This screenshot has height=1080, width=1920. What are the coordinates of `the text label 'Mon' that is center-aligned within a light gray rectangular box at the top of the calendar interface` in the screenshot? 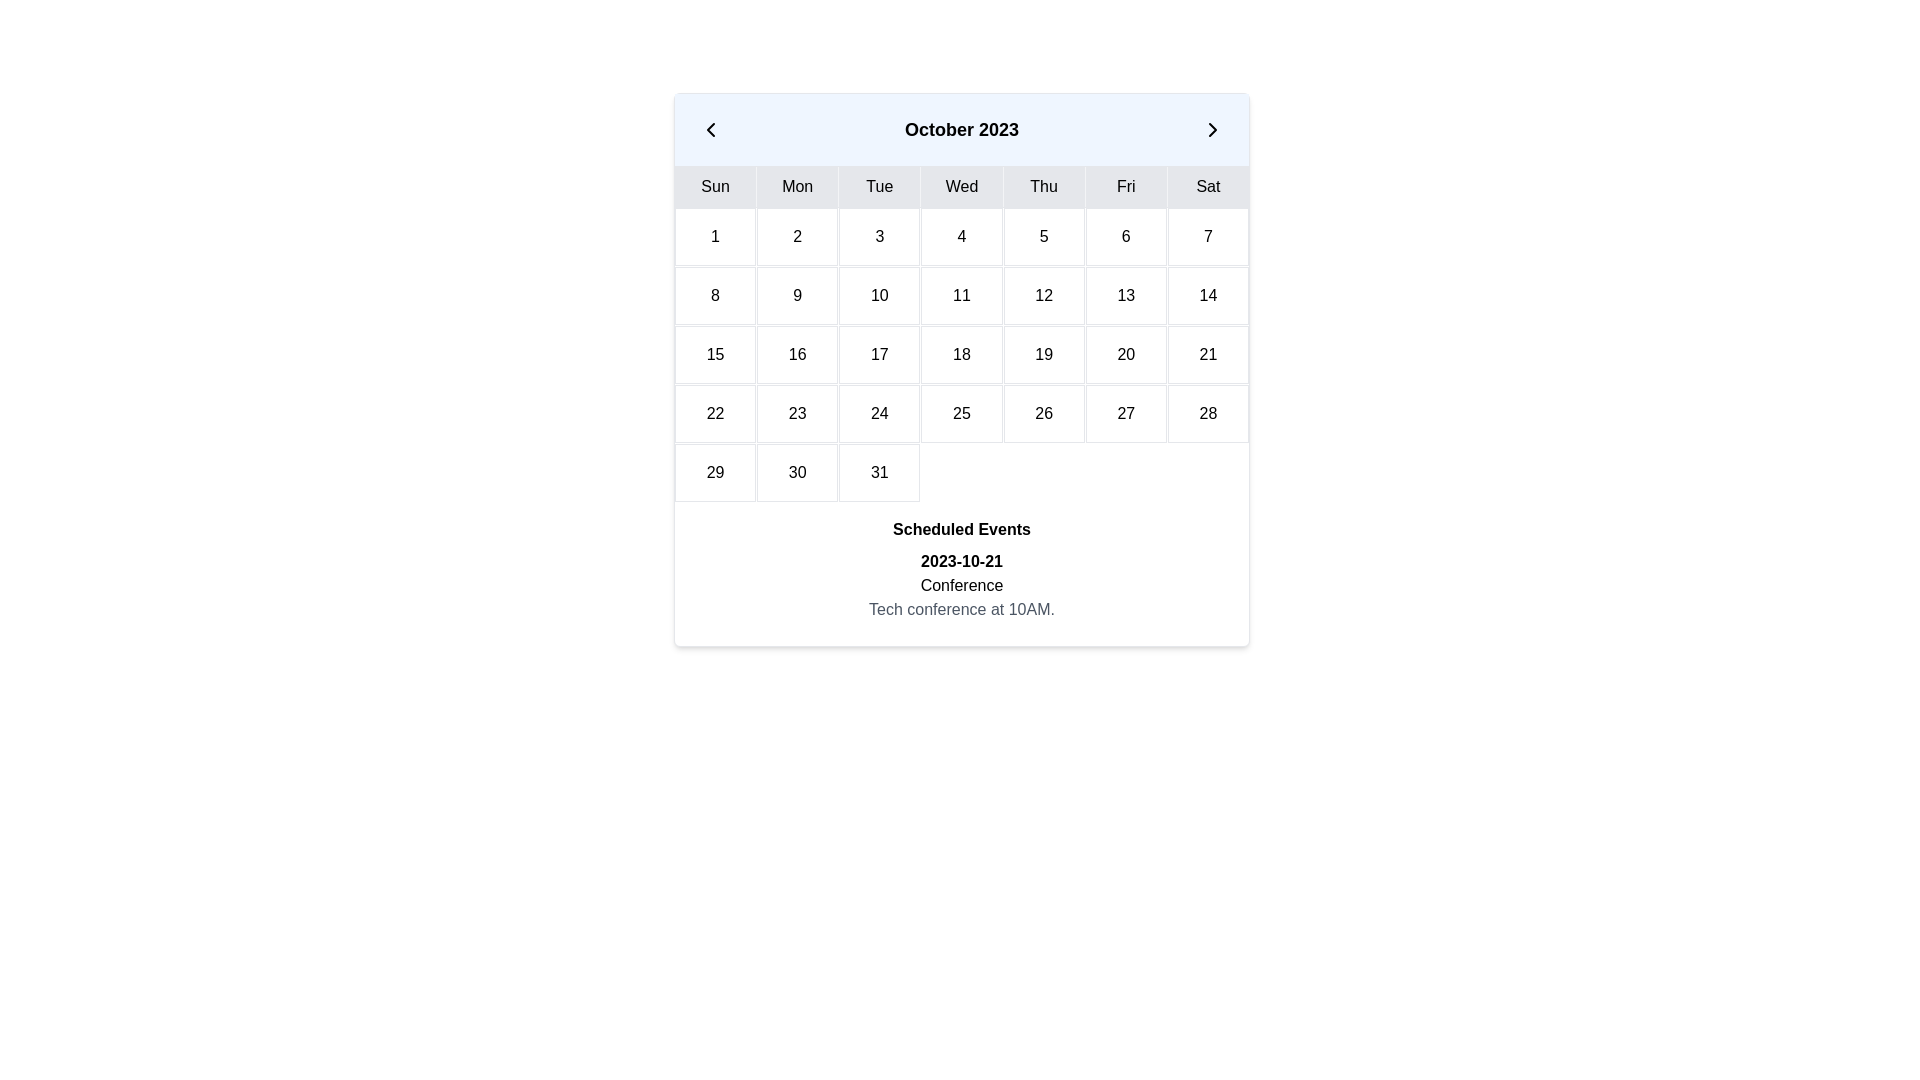 It's located at (796, 186).